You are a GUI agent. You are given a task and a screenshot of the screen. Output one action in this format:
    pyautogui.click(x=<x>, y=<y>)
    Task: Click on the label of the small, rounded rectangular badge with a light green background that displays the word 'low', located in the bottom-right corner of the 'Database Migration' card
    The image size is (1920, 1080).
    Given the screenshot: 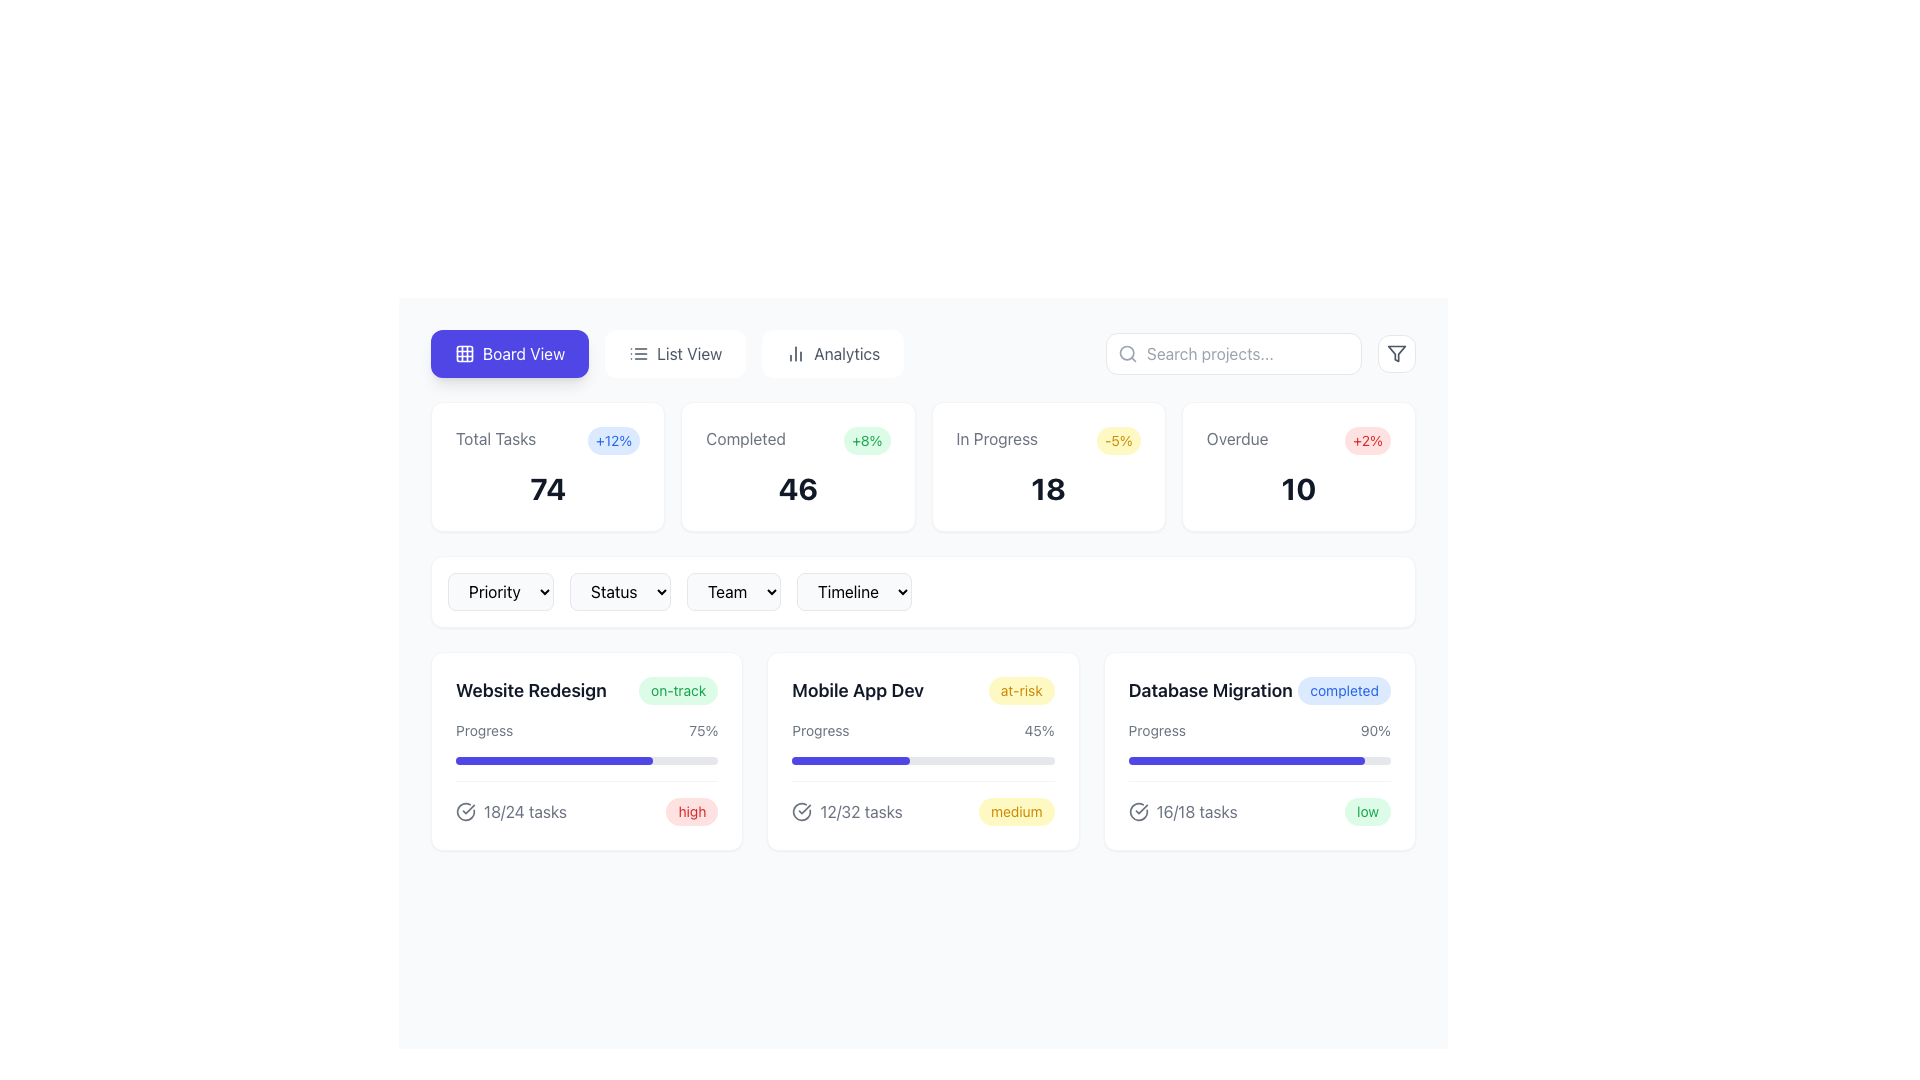 What is the action you would take?
    pyautogui.click(x=1367, y=812)
    